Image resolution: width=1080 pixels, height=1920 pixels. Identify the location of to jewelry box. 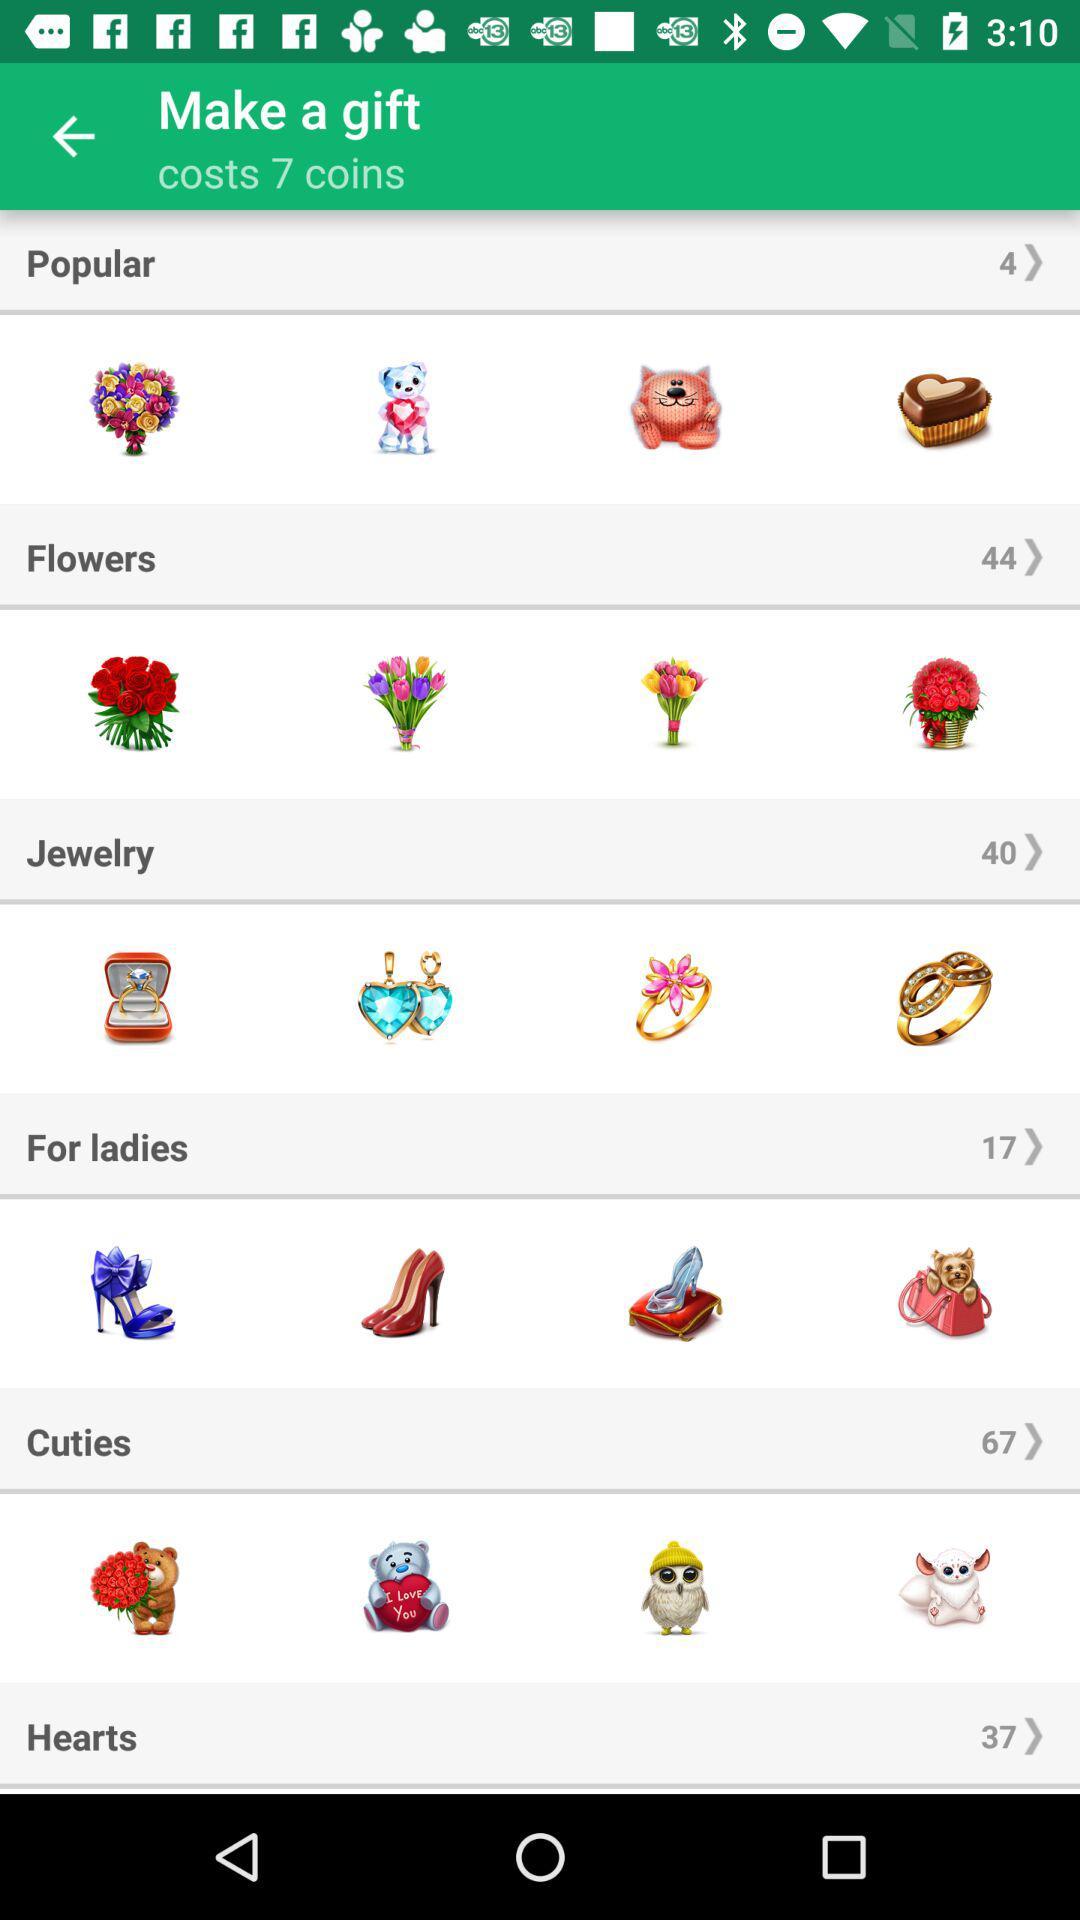
(135, 998).